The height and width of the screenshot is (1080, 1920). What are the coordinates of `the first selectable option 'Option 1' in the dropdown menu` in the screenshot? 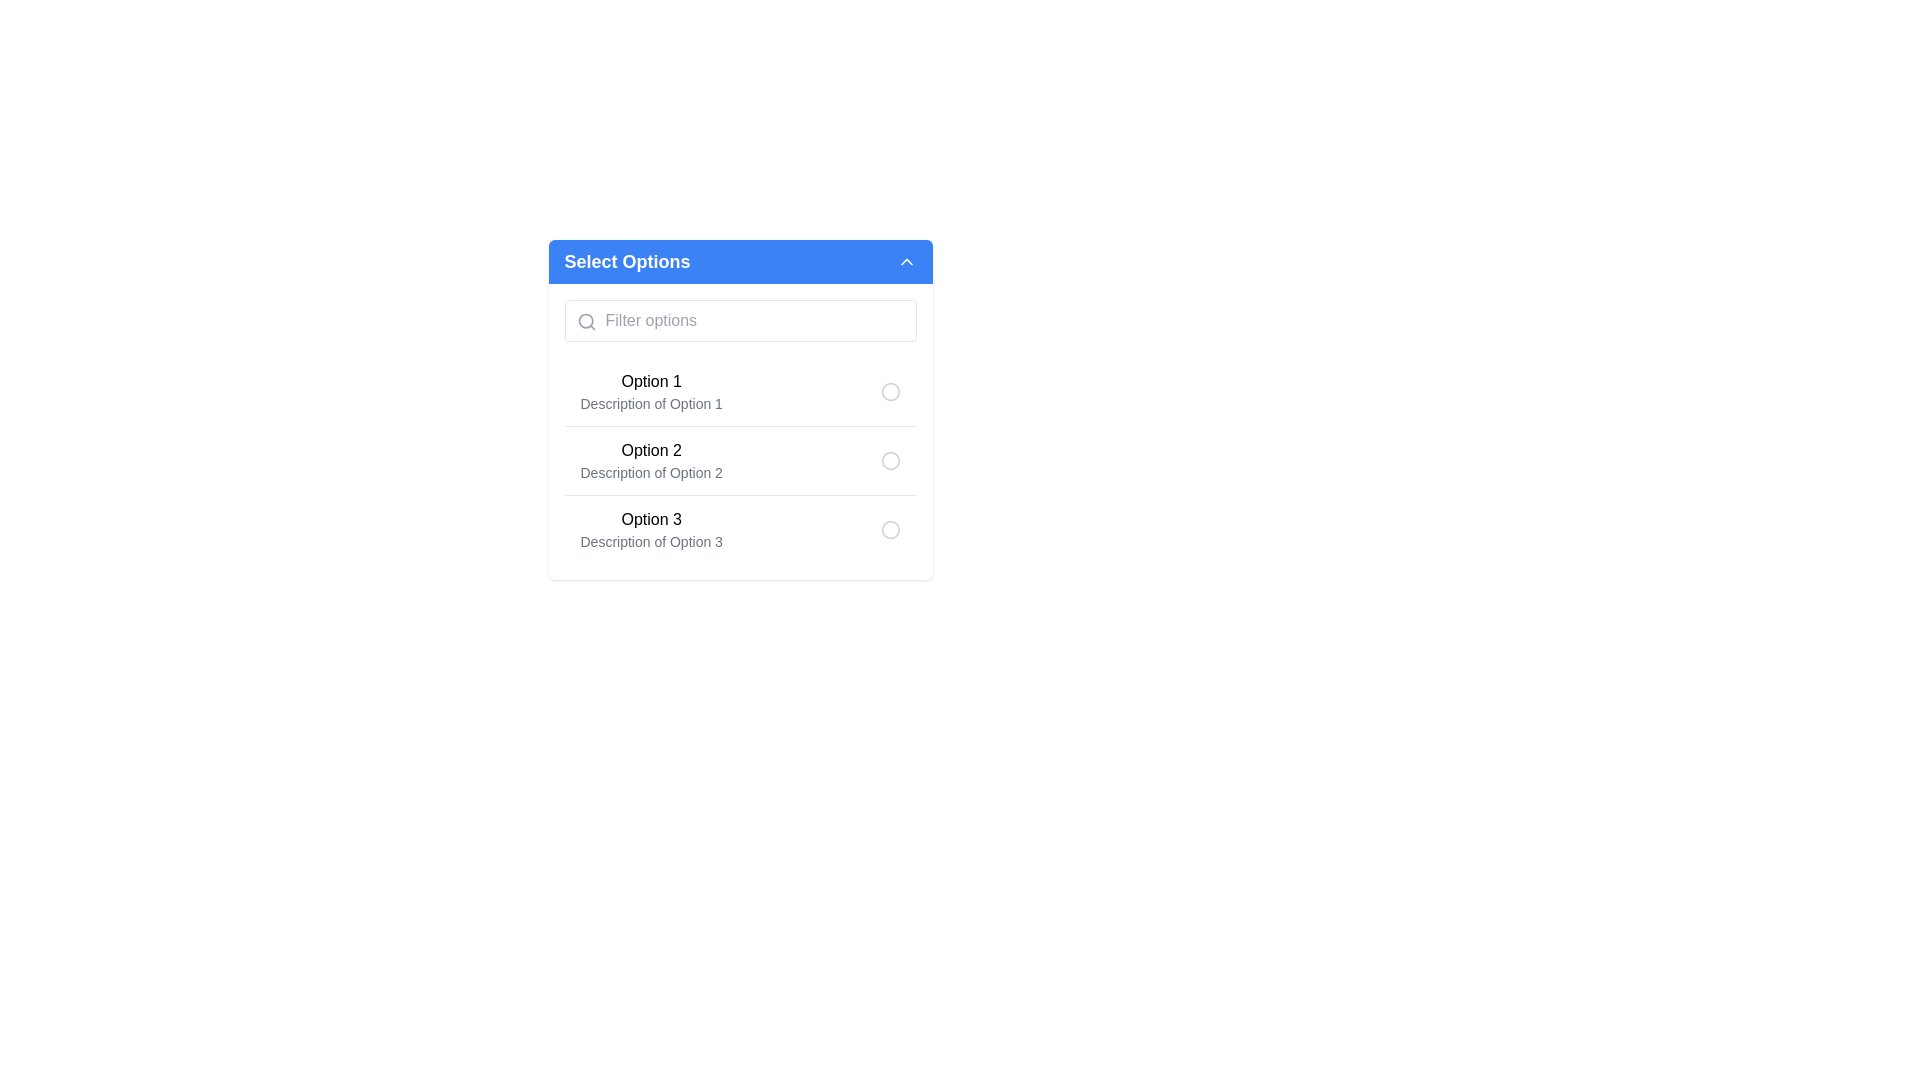 It's located at (739, 392).